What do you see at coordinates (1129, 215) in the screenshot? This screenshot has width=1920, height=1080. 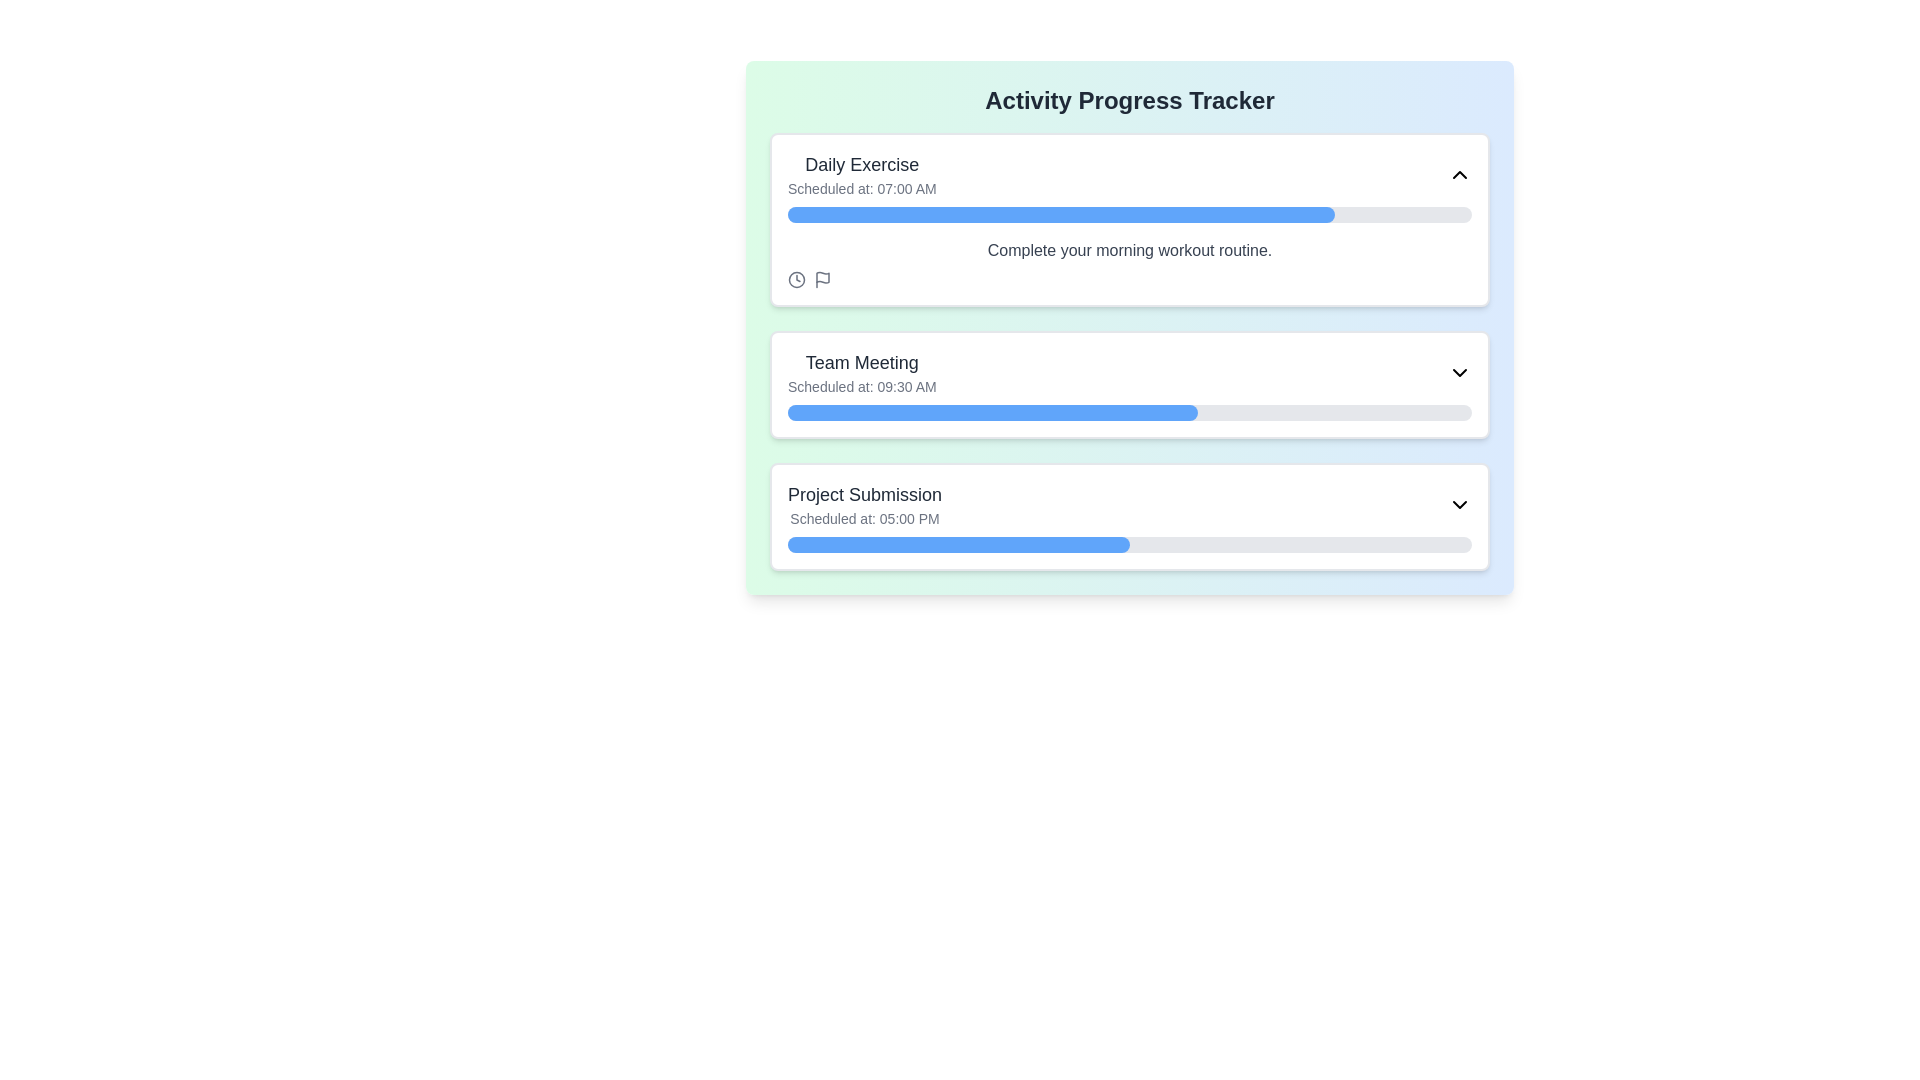 I see `the progress bar that visually represents the completion percentage of the 'Daily Exercise' task, located within the card titled 'Daily Exercise'` at bounding box center [1129, 215].